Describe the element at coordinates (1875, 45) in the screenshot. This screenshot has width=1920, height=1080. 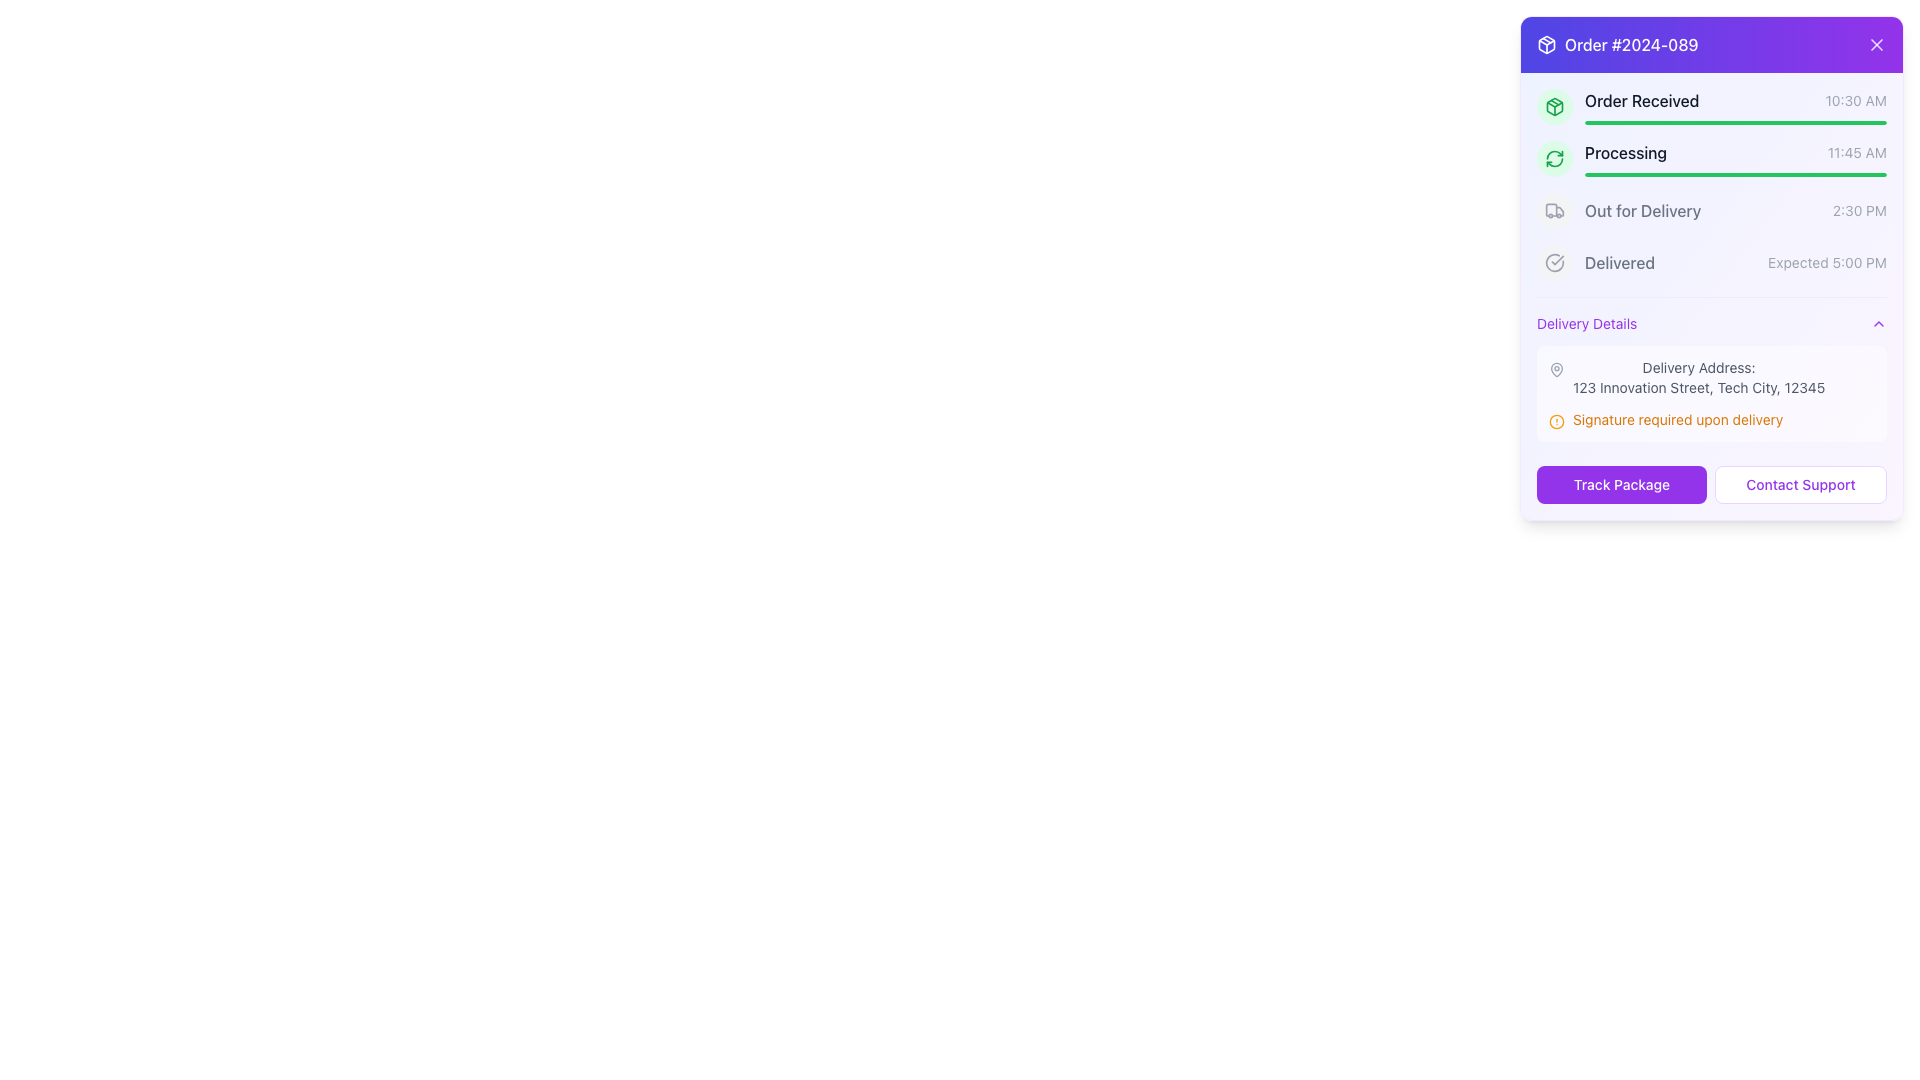
I see `the circular close button with a minimalist 'X' icon located in the top-right corner of the order details box for interactive feedback` at that location.